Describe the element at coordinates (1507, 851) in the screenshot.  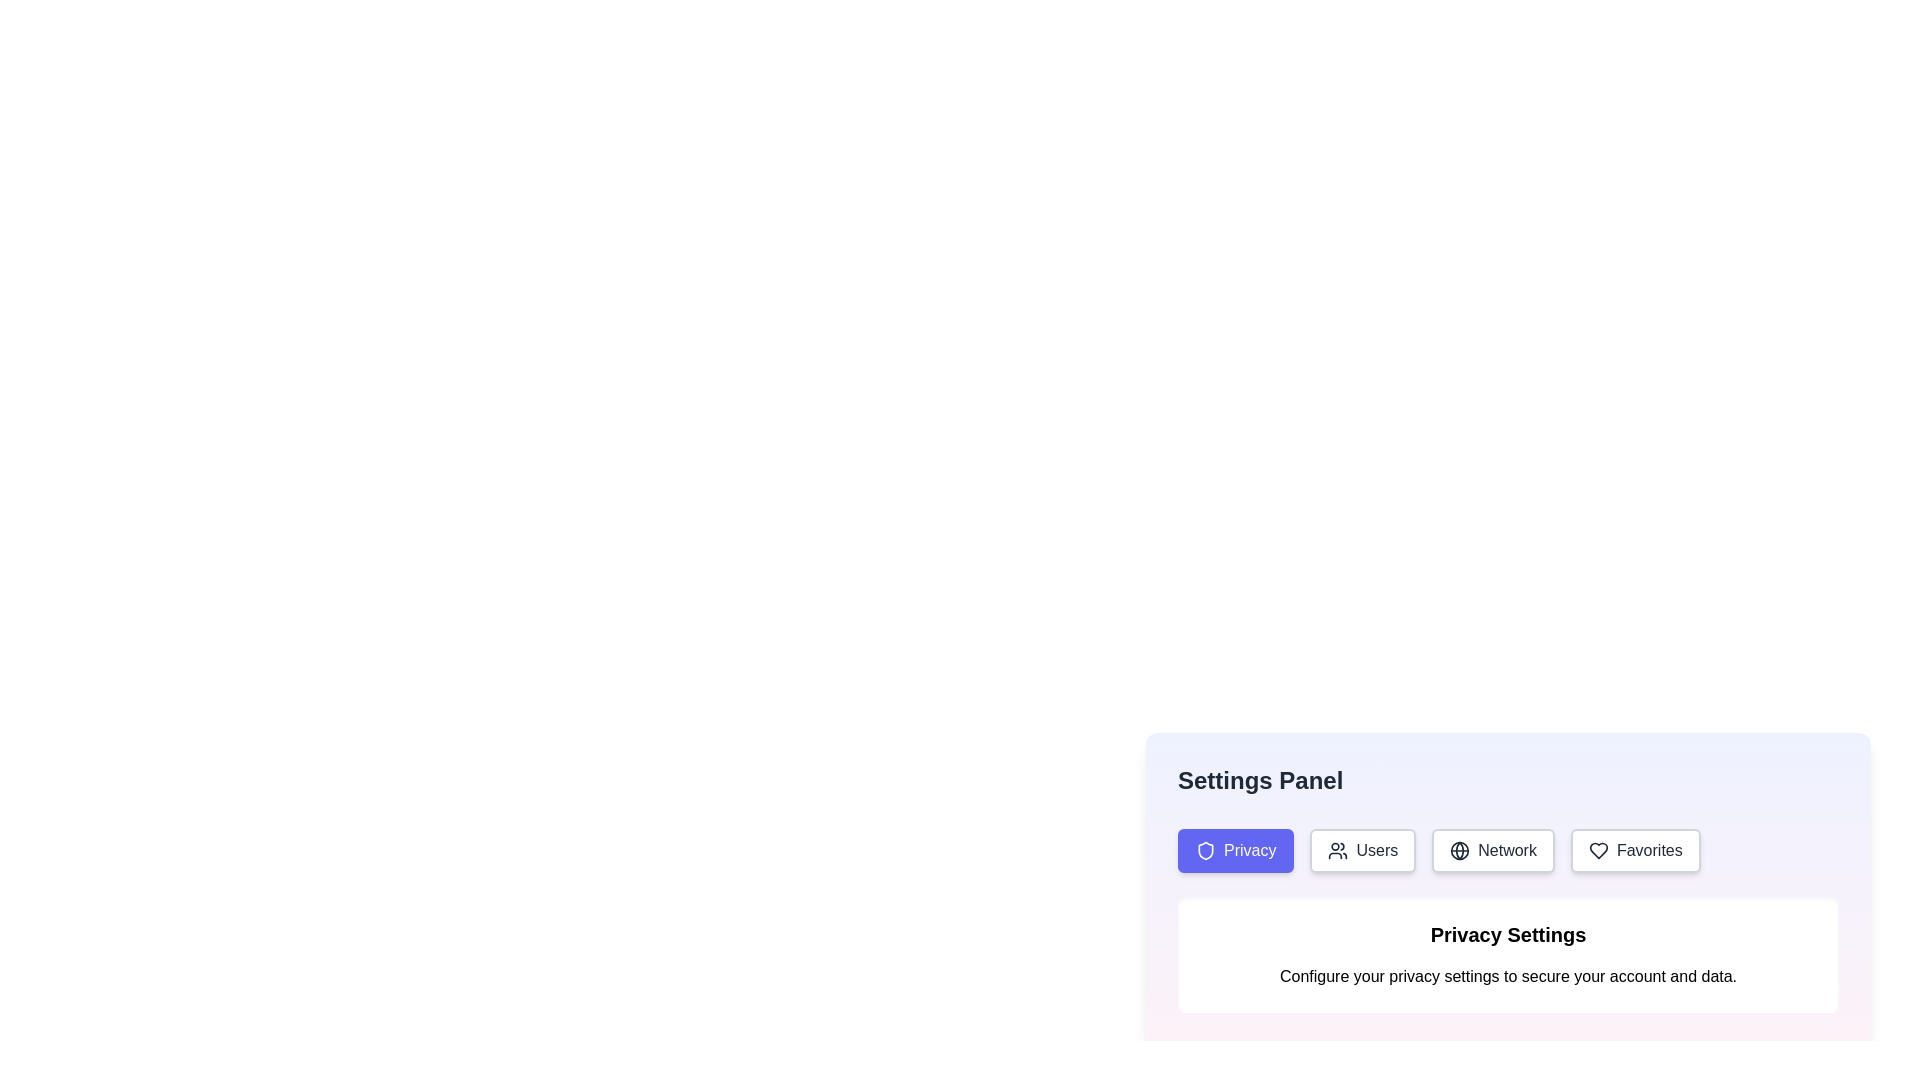
I see `the text label within the network settings button located at the top-right section of the settings interface` at that location.